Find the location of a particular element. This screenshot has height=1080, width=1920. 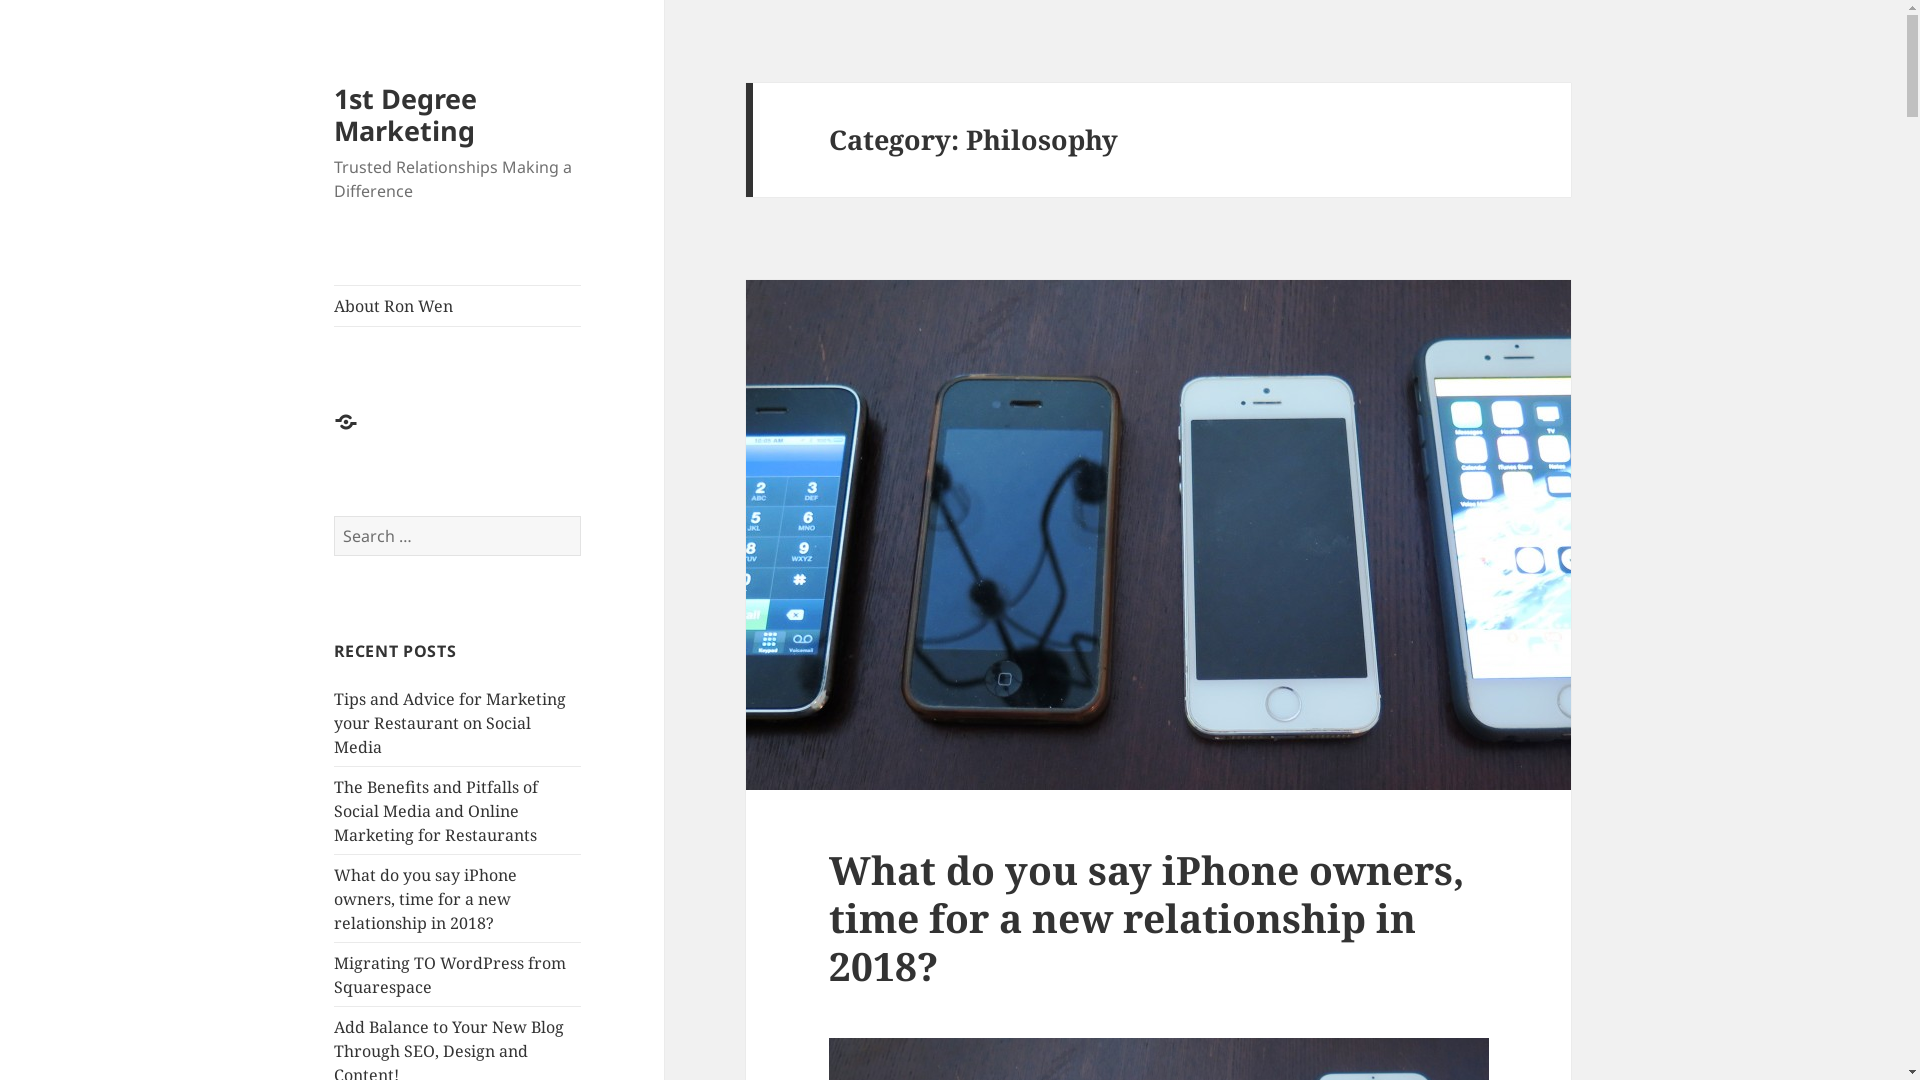

'About Ron Wen' is located at coordinates (358, 433).